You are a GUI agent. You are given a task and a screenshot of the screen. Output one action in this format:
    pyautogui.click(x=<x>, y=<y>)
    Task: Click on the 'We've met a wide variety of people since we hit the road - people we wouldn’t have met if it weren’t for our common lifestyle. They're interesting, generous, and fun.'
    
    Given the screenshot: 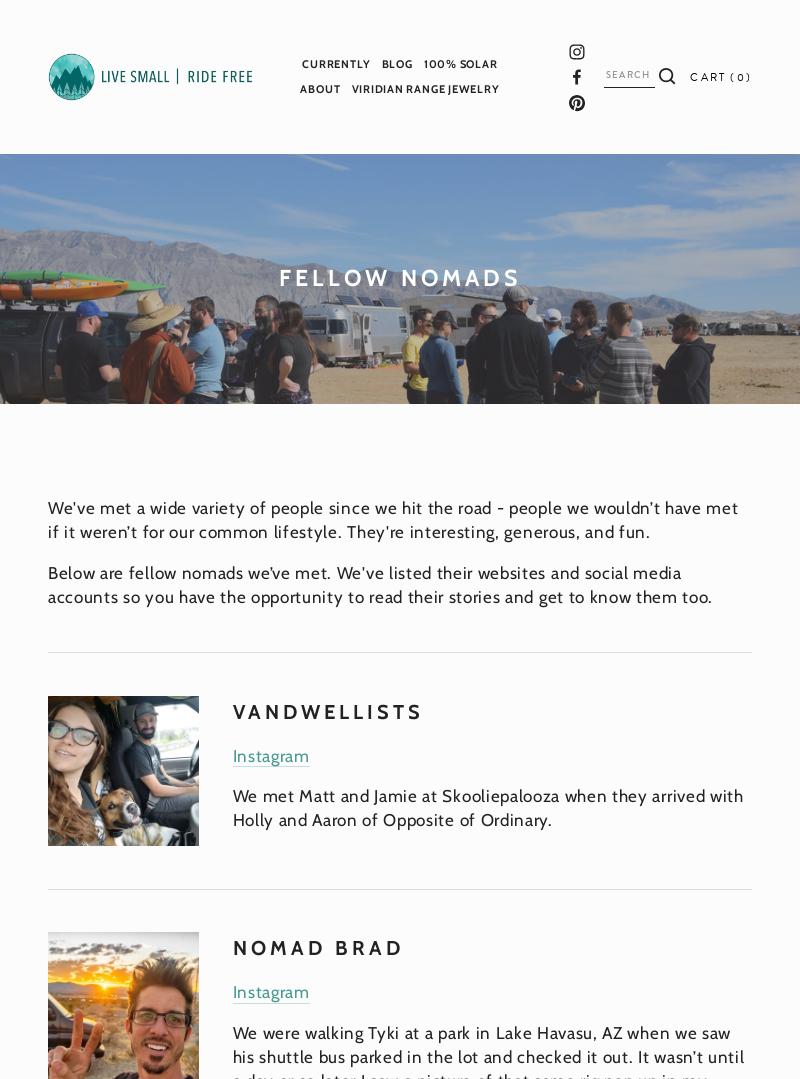 What is the action you would take?
    pyautogui.click(x=47, y=519)
    